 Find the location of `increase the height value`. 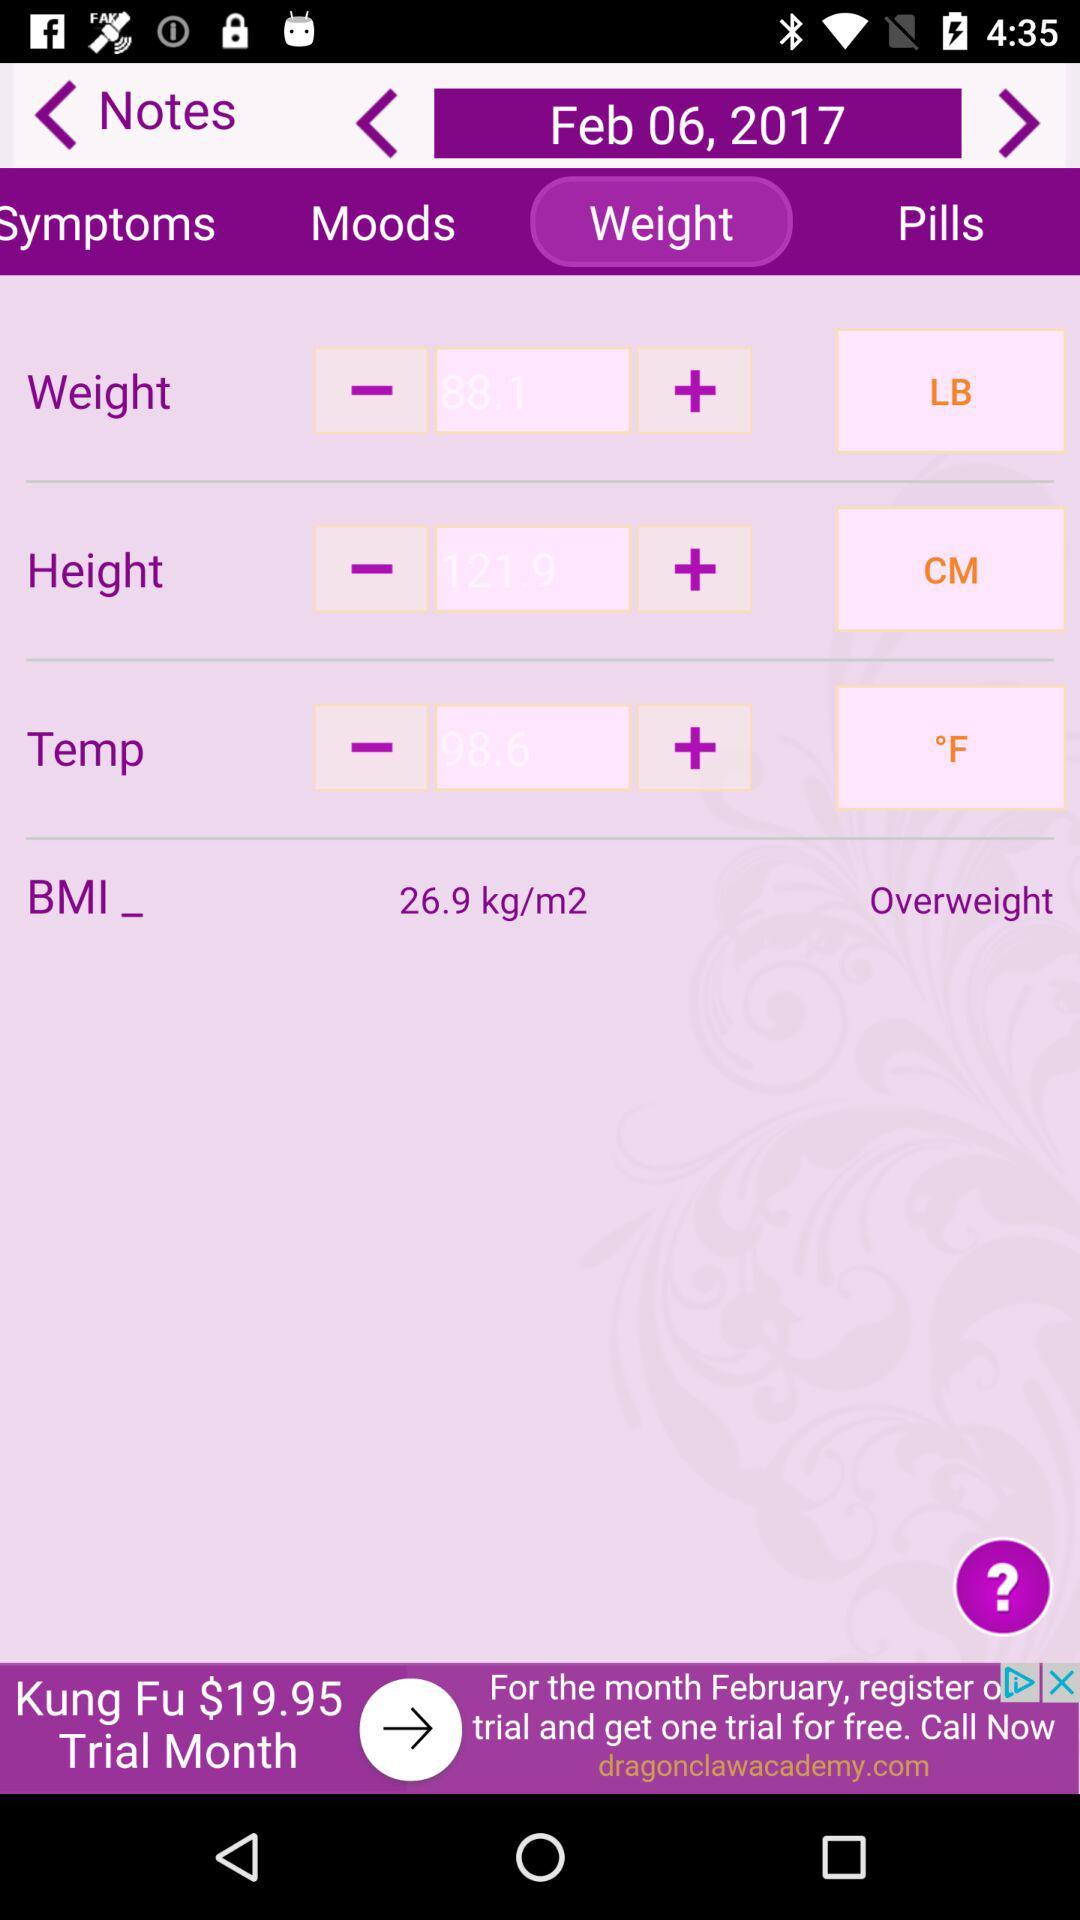

increase the height value is located at coordinates (693, 567).